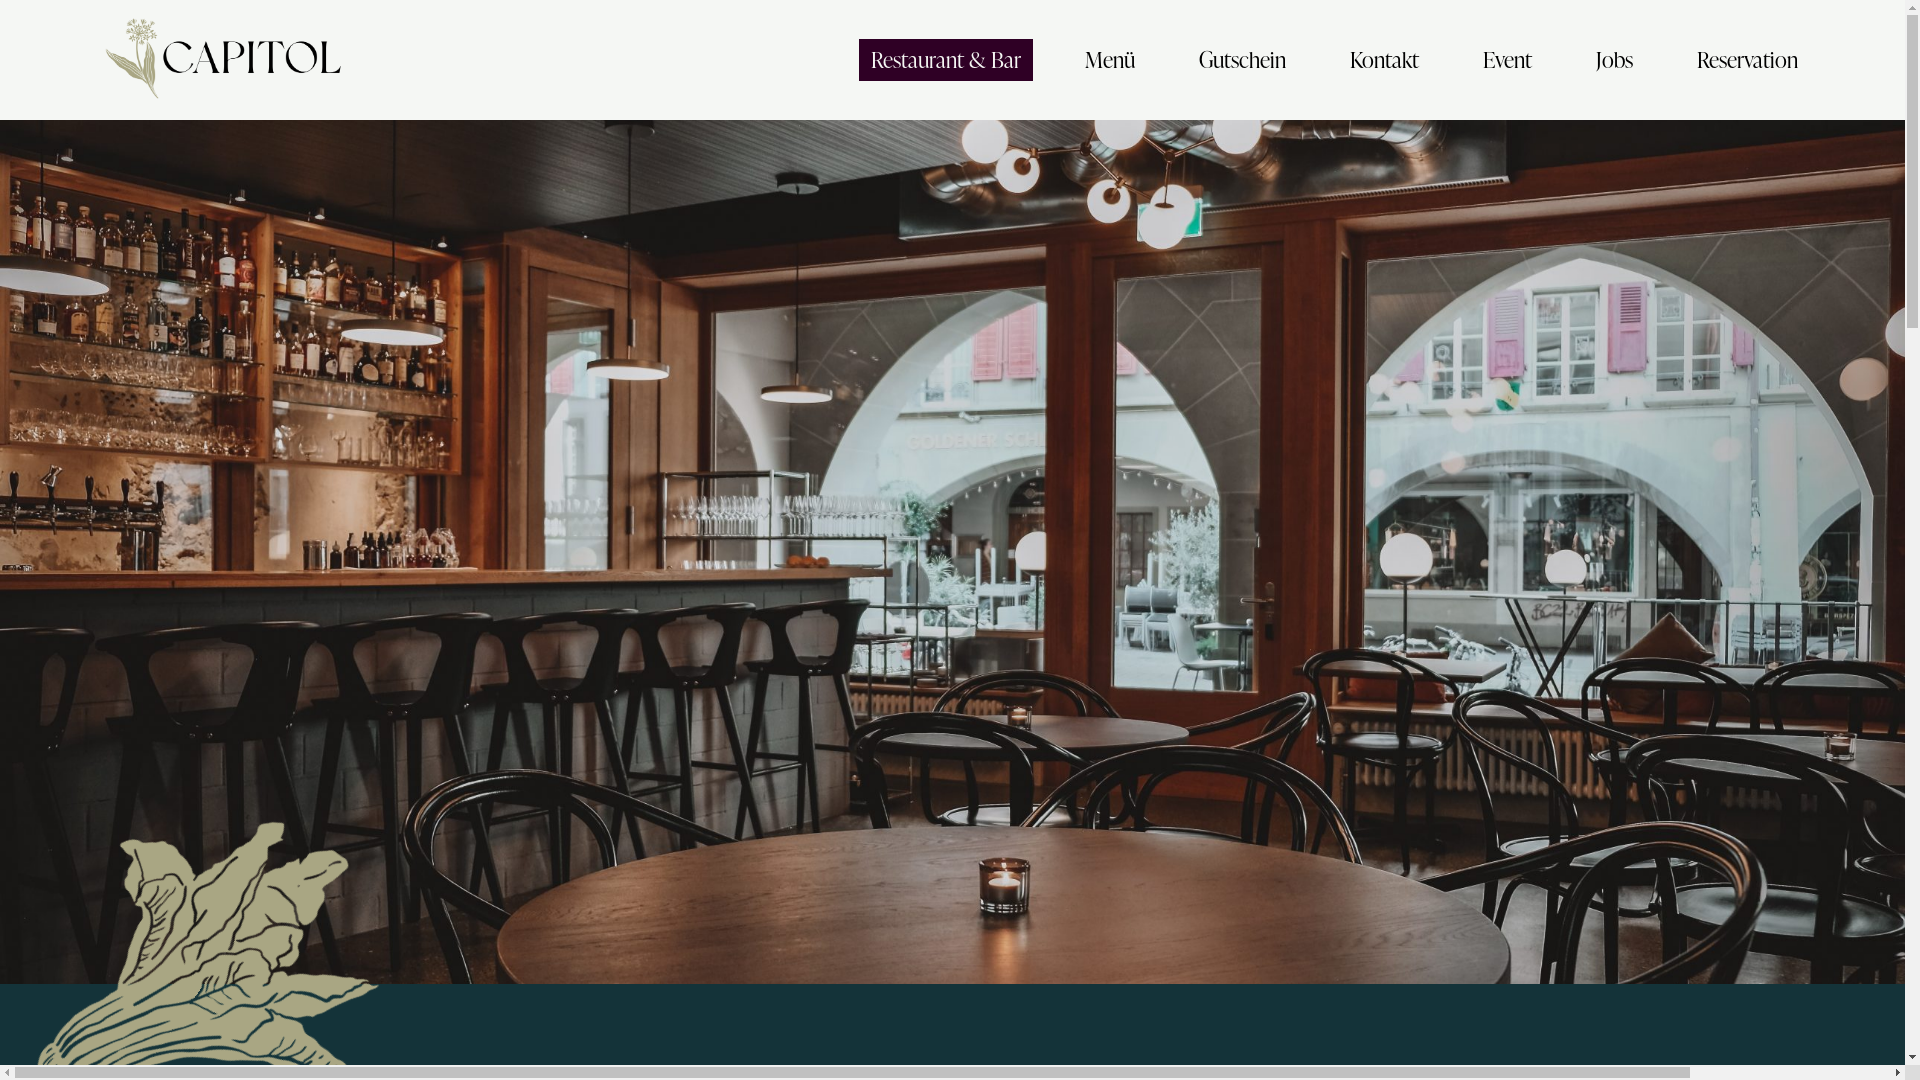  I want to click on 'Jobs', so click(1583, 59).